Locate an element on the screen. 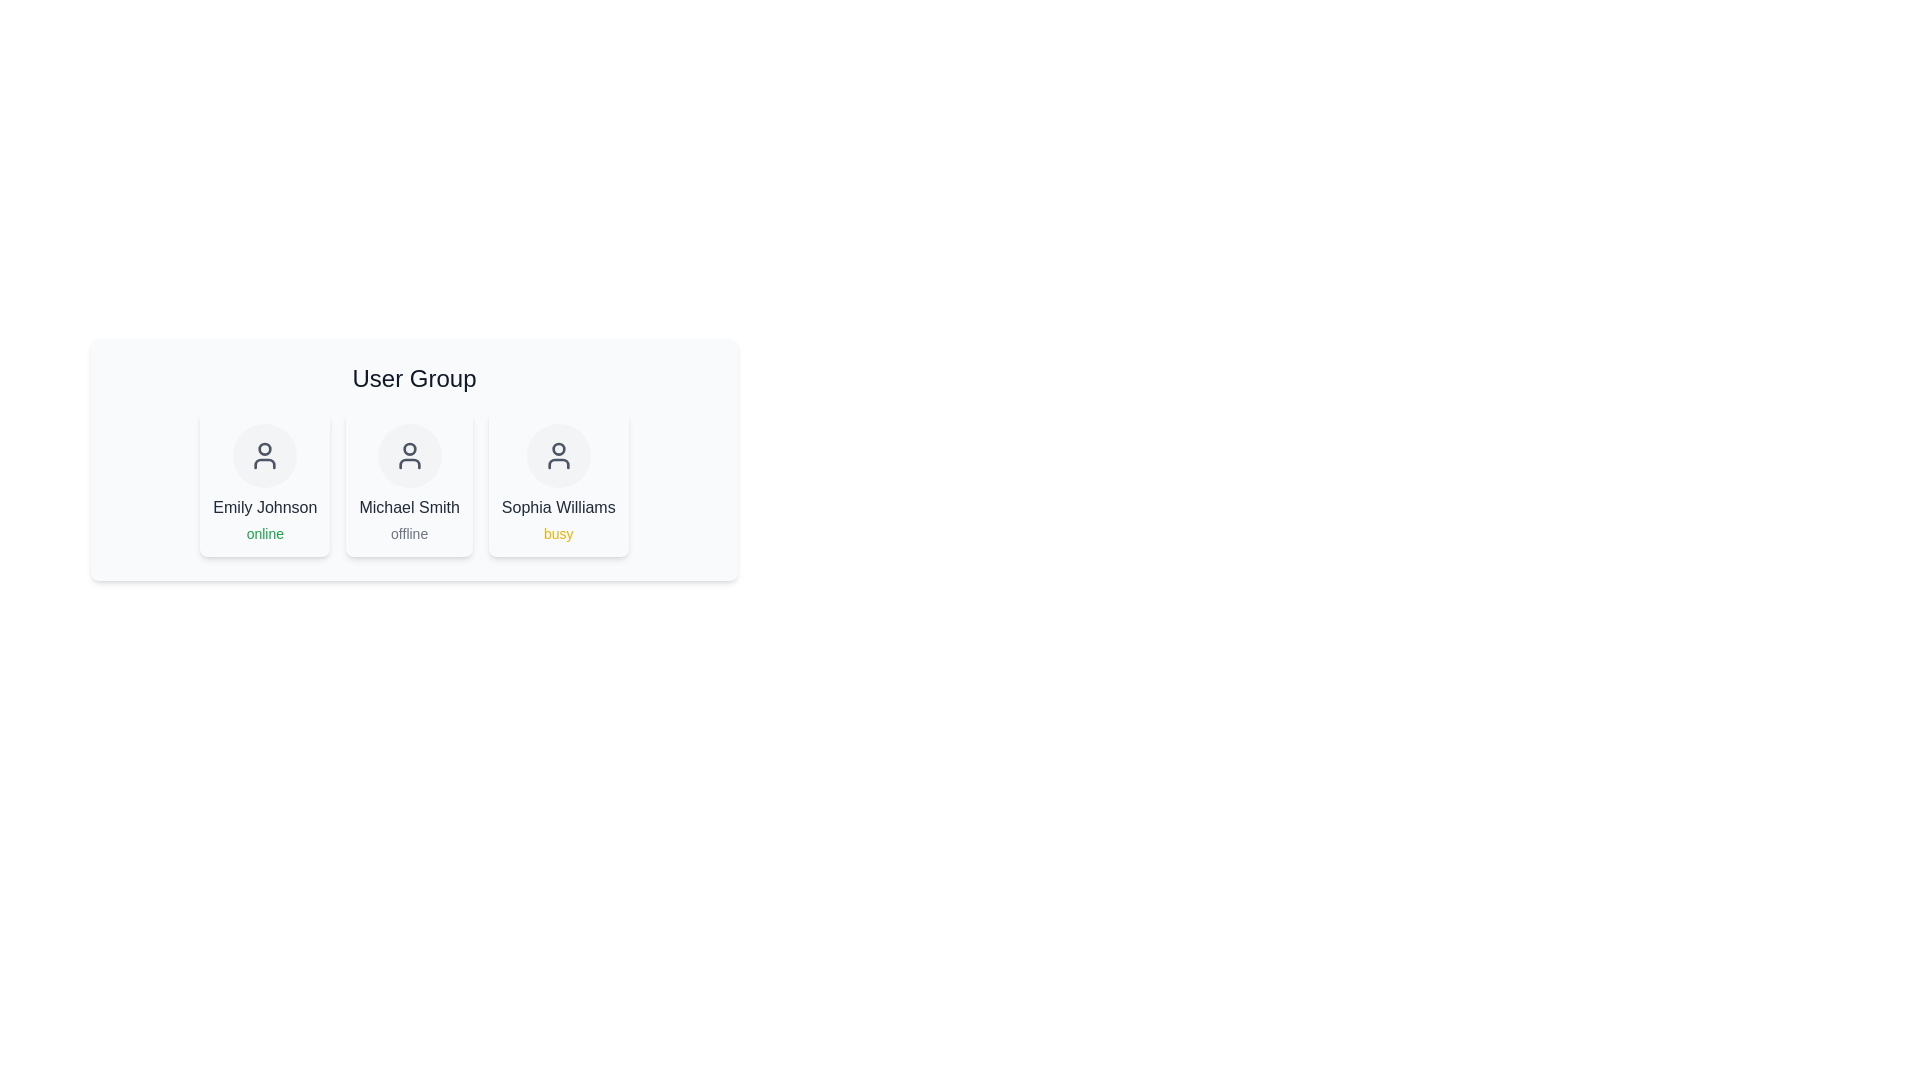 The width and height of the screenshot is (1920, 1080). the User Icon representing 'Sophia Williams' to initiate interaction is located at coordinates (558, 455).